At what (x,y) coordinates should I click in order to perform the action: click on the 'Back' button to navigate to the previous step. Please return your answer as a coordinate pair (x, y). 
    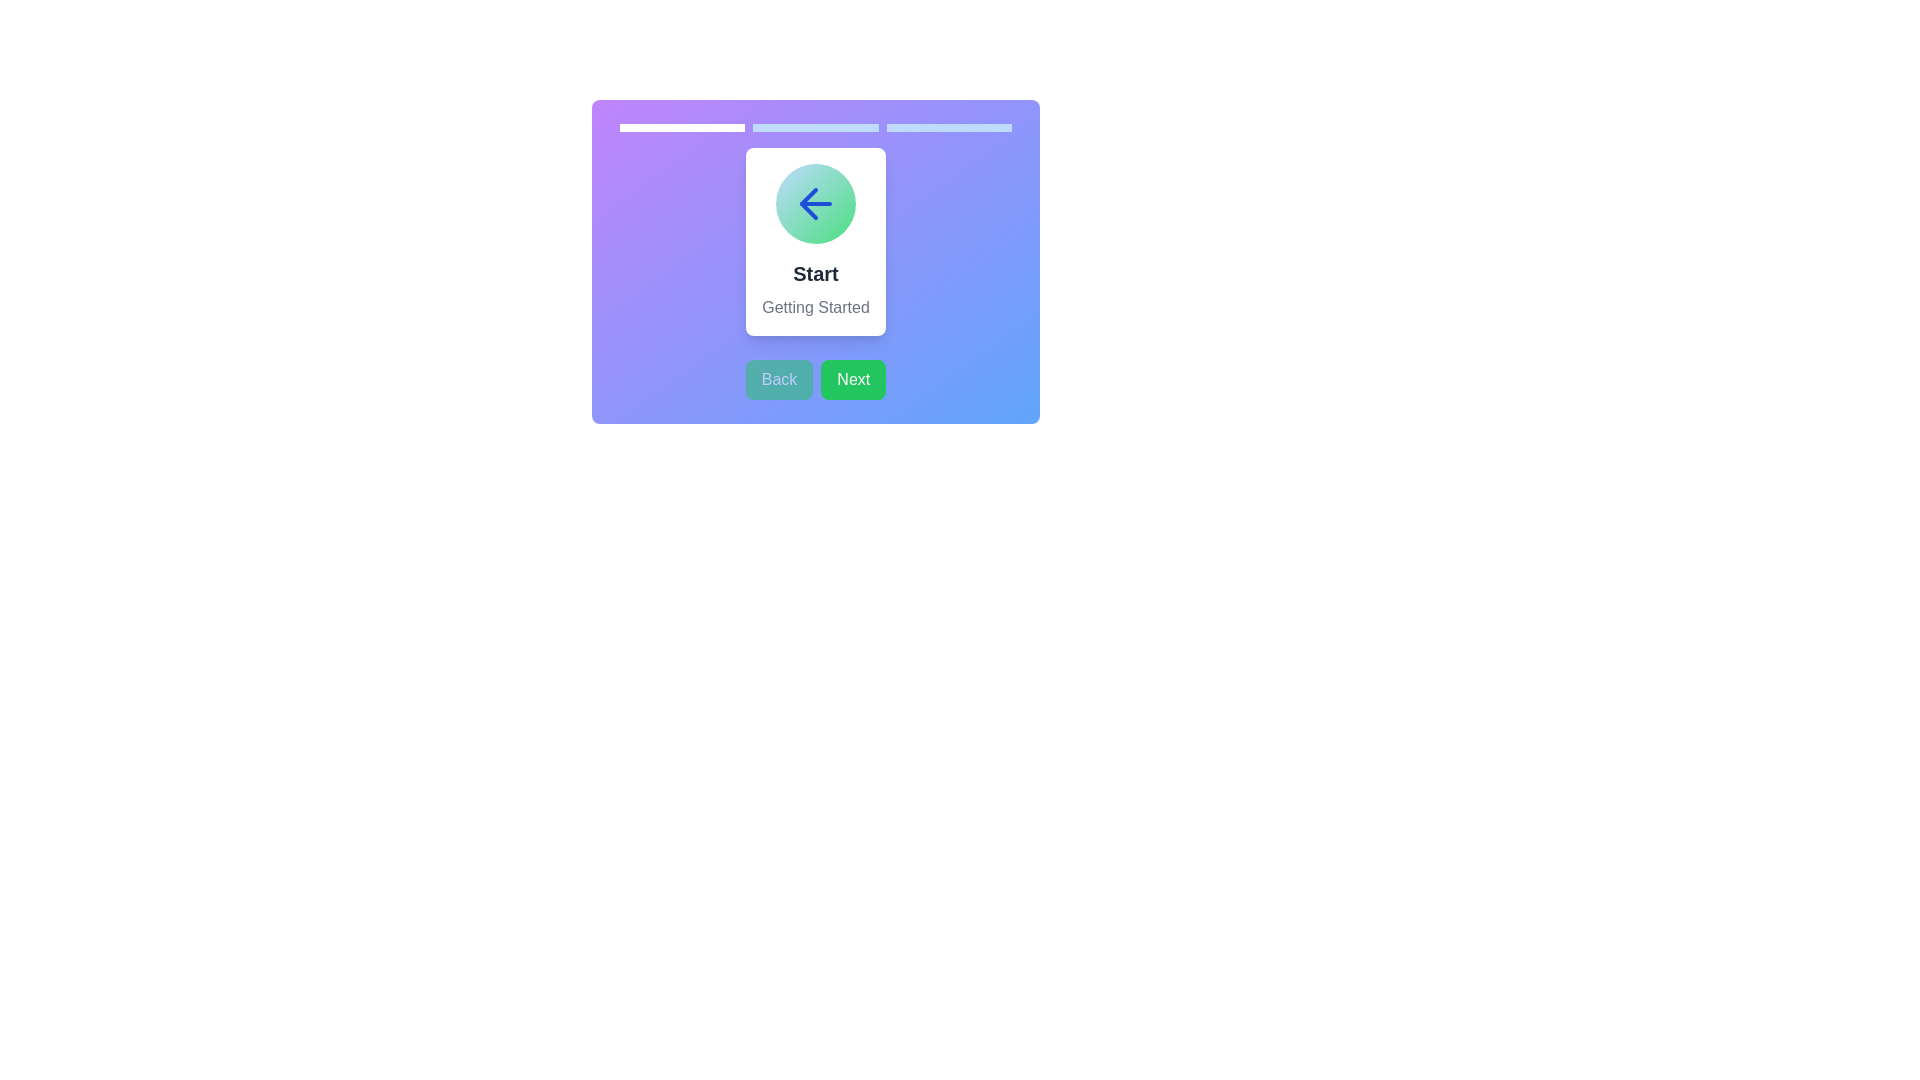
    Looking at the image, I should click on (778, 380).